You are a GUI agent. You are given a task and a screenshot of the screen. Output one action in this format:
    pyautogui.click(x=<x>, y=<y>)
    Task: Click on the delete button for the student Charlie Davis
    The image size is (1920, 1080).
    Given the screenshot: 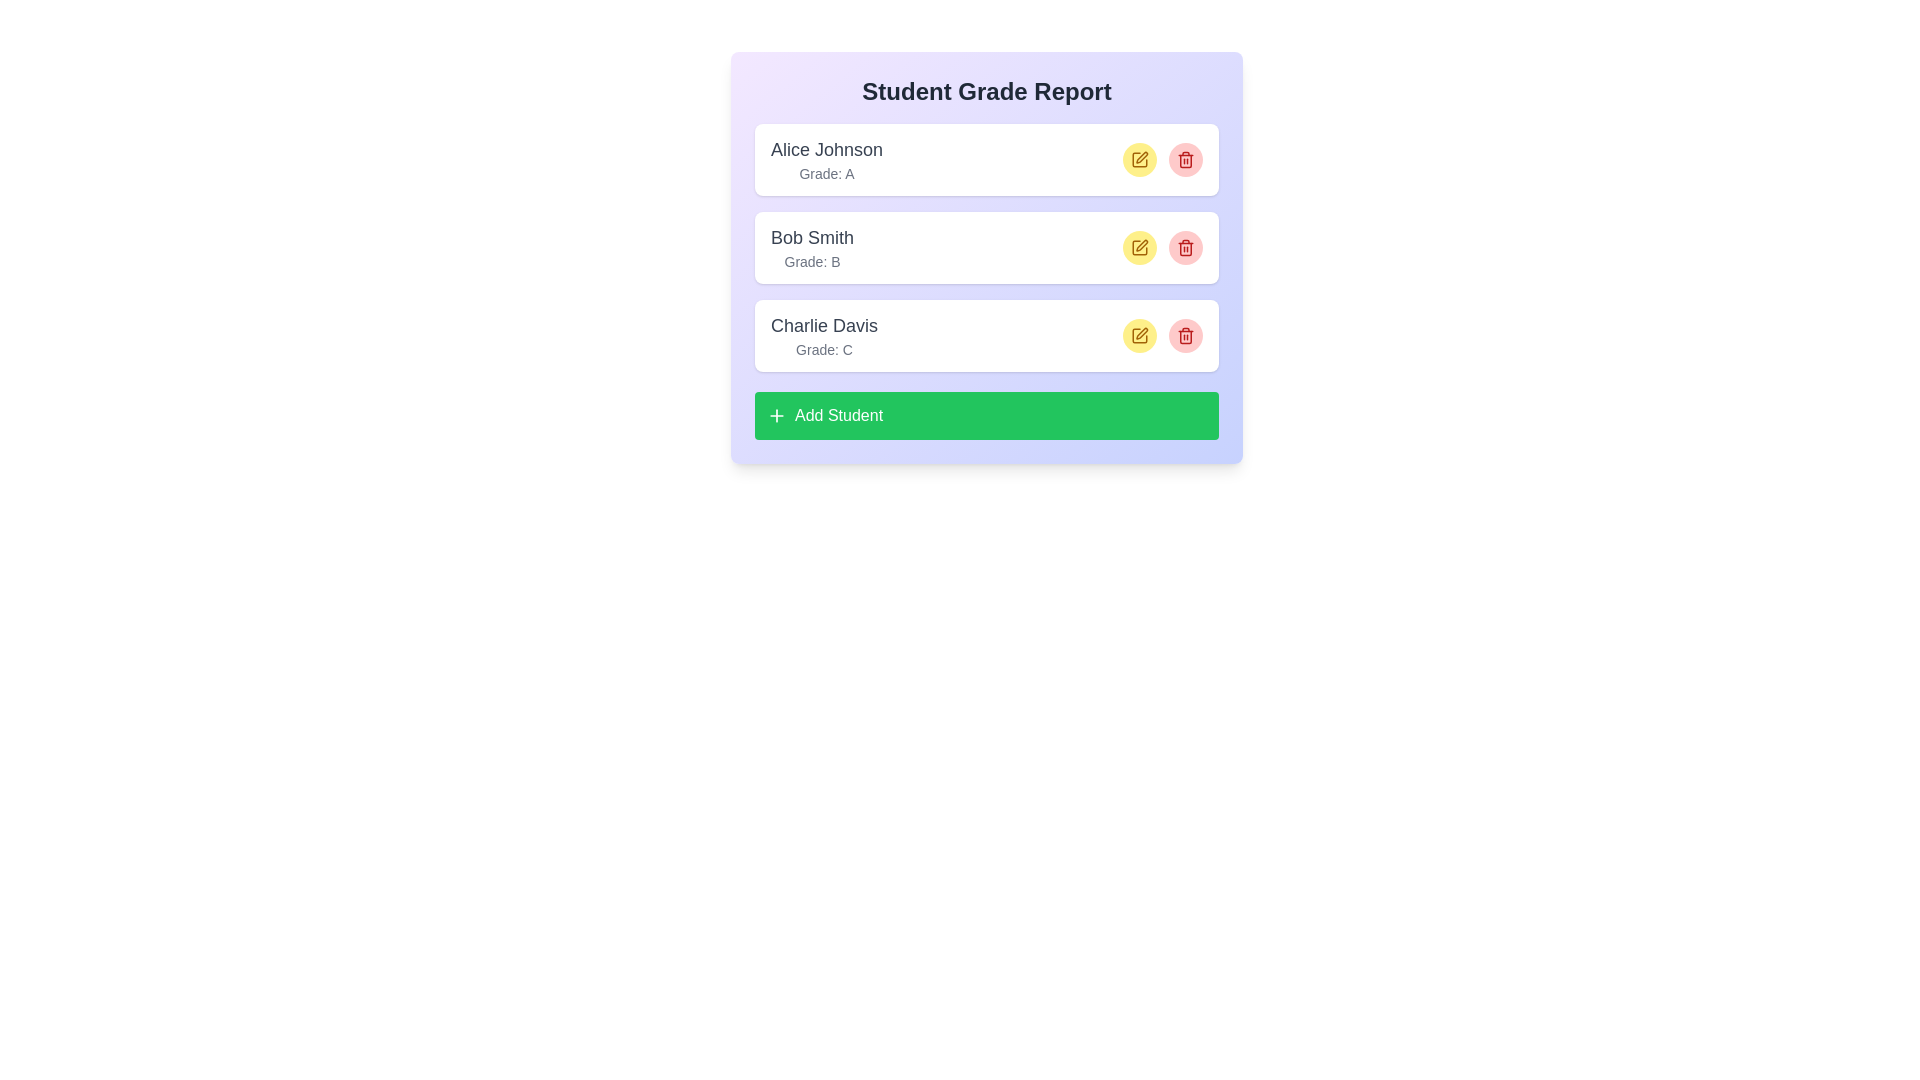 What is the action you would take?
    pyautogui.click(x=1185, y=334)
    